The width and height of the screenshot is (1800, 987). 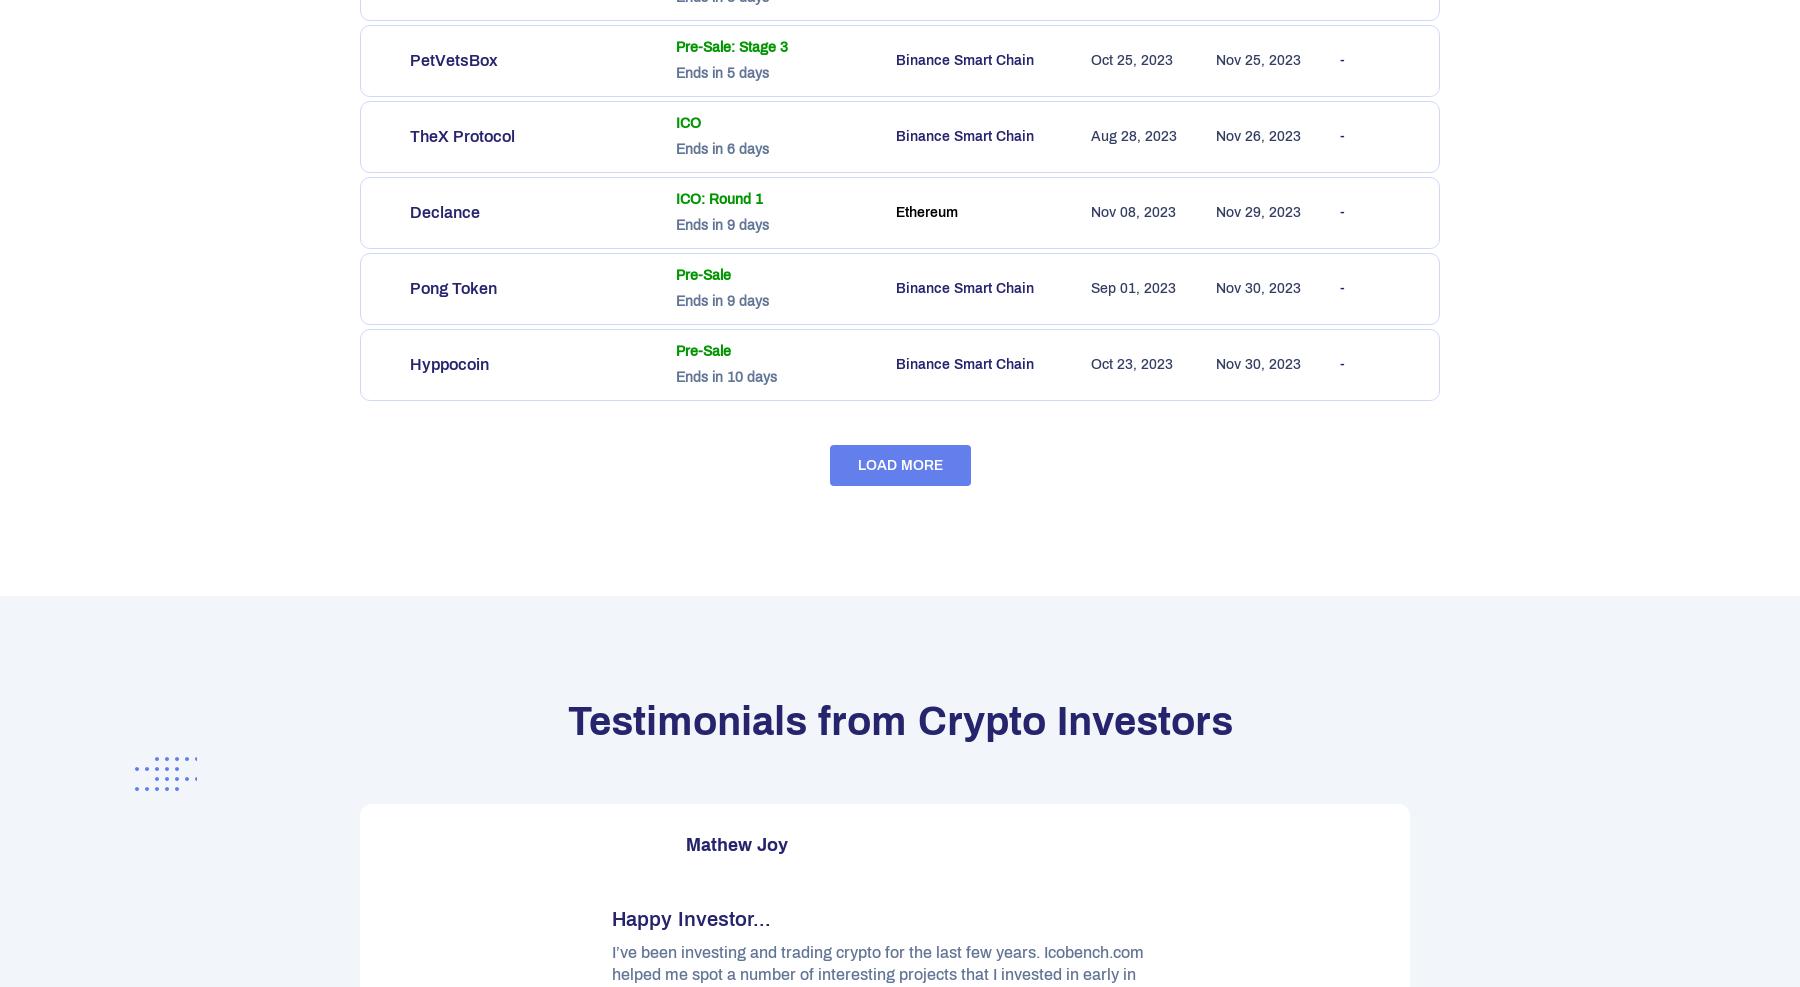 I want to click on 'Nov 29, 2023', so click(x=1258, y=212).